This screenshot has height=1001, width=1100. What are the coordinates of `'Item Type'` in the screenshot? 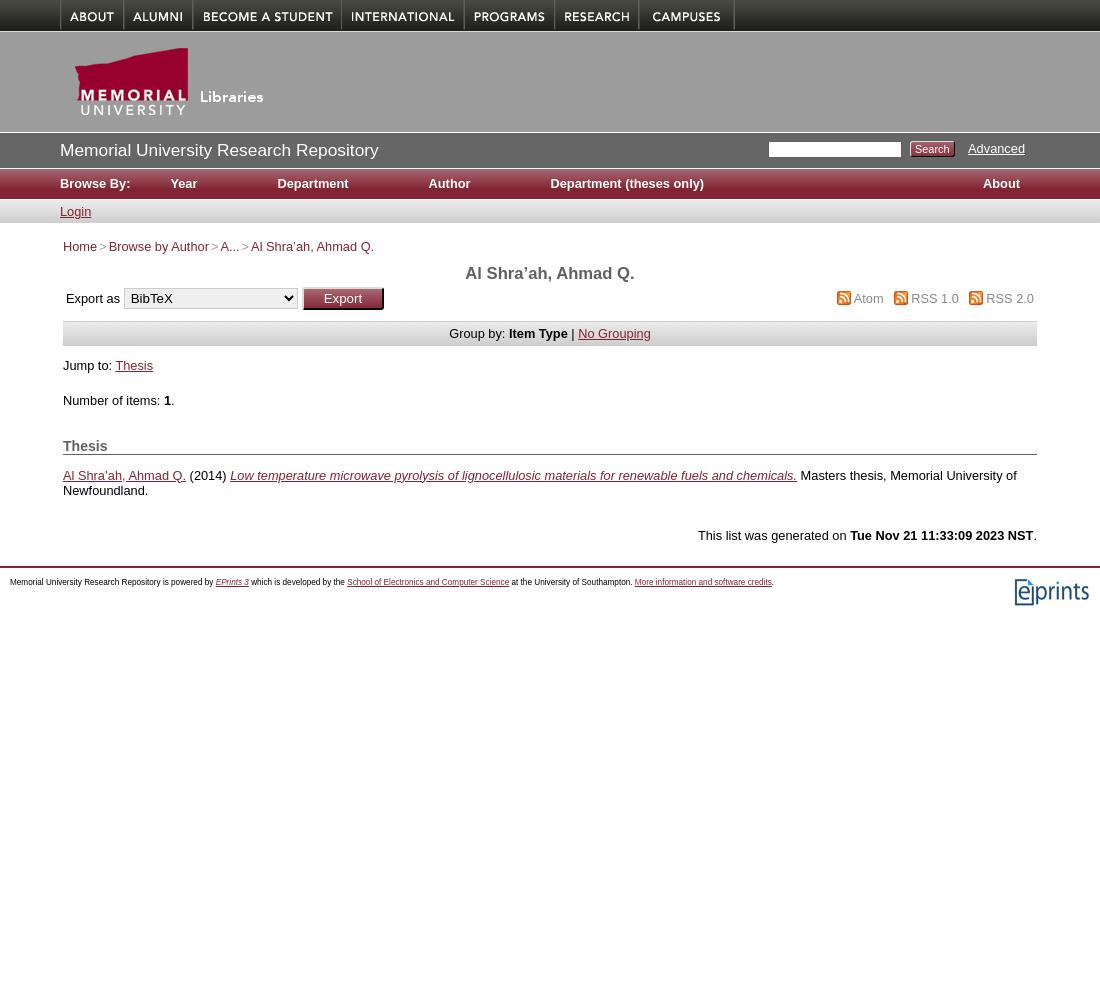 It's located at (507, 332).